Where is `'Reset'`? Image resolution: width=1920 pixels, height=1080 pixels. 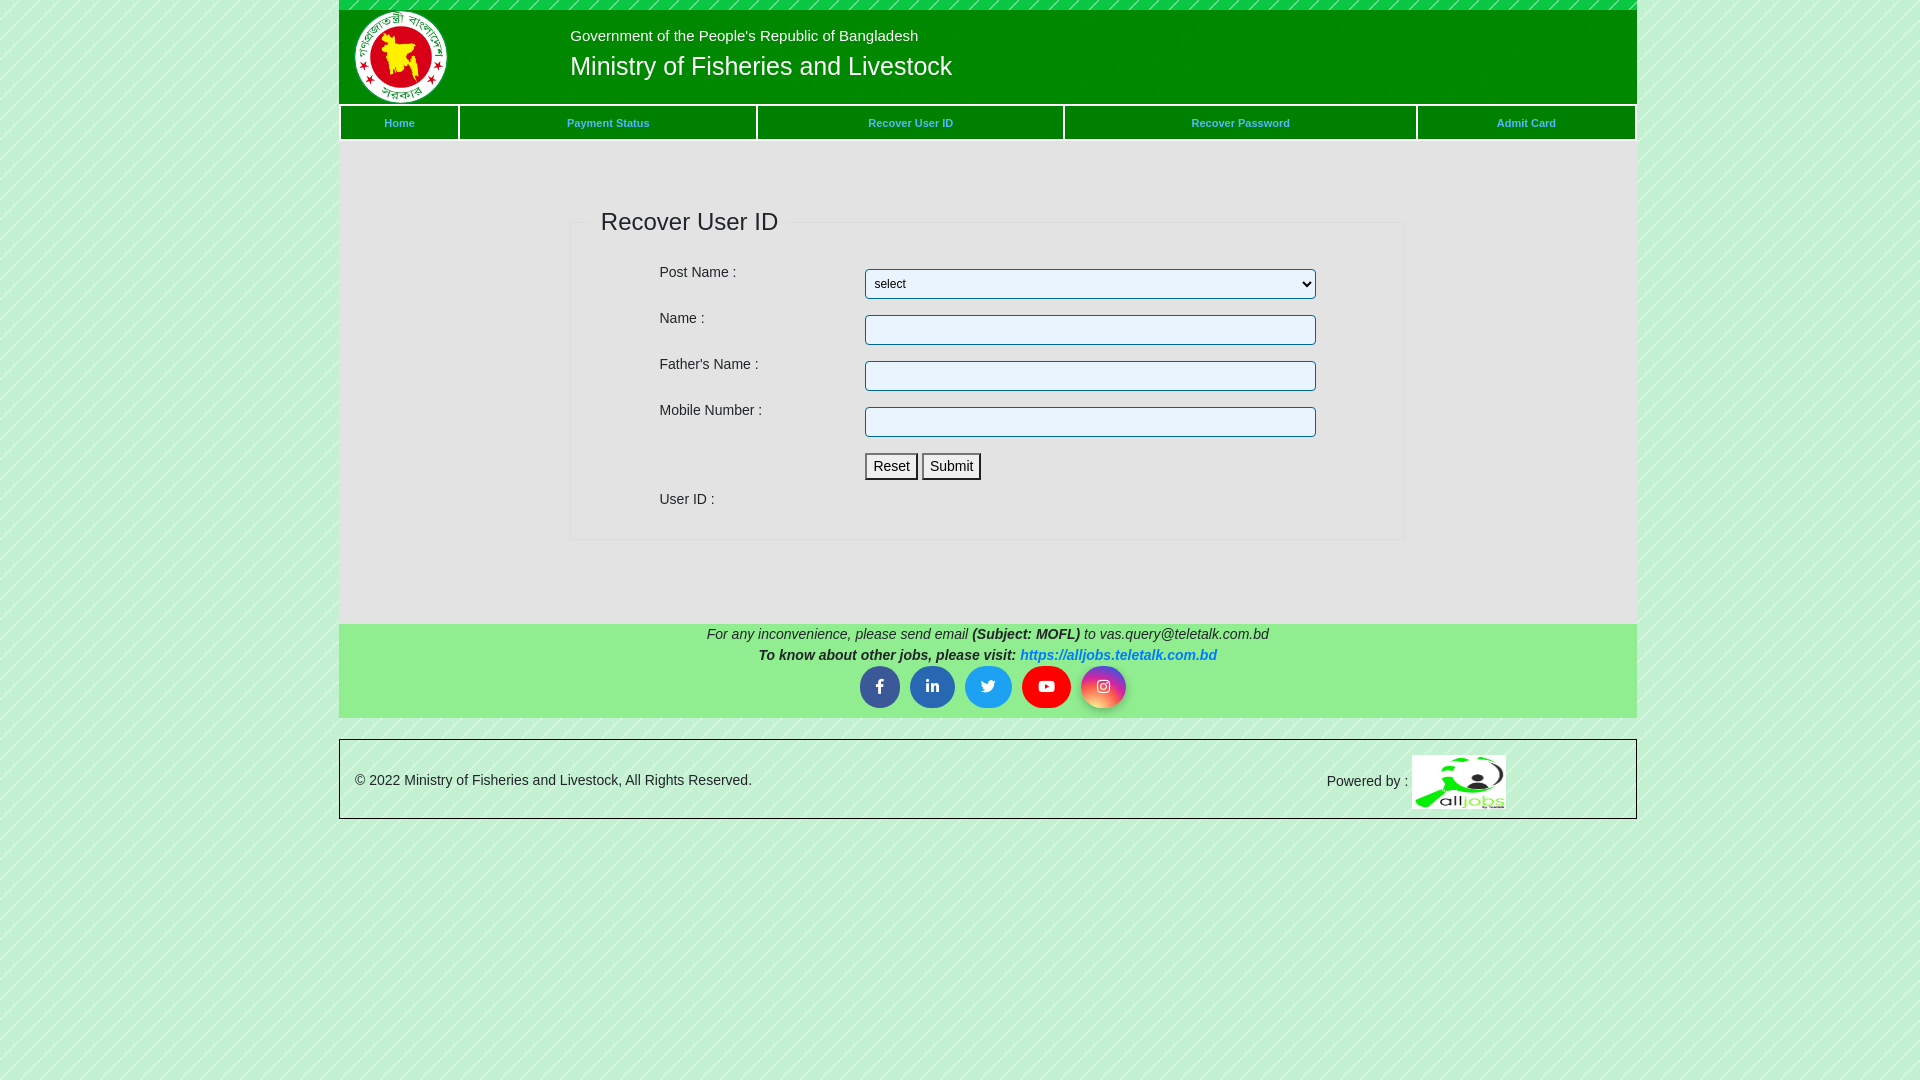 'Reset' is located at coordinates (864, 466).